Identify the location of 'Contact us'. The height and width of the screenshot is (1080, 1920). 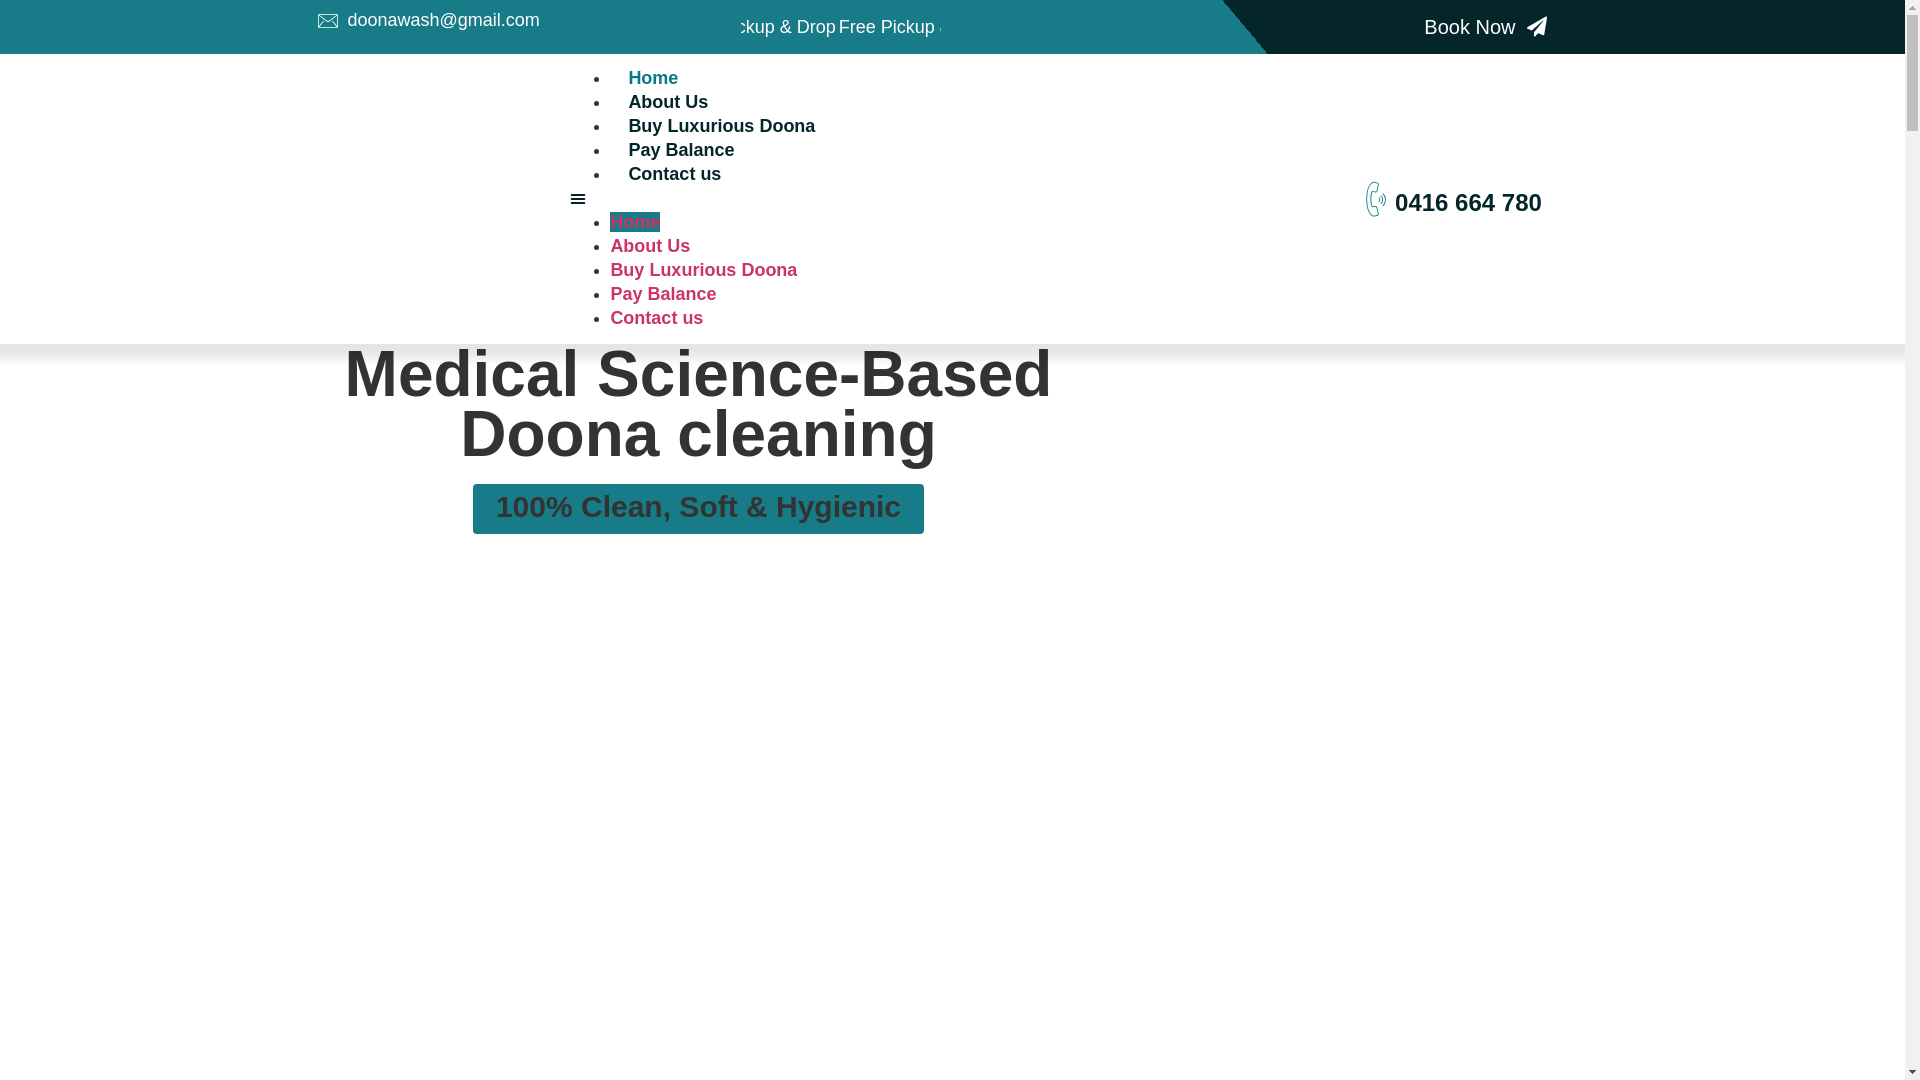
(674, 172).